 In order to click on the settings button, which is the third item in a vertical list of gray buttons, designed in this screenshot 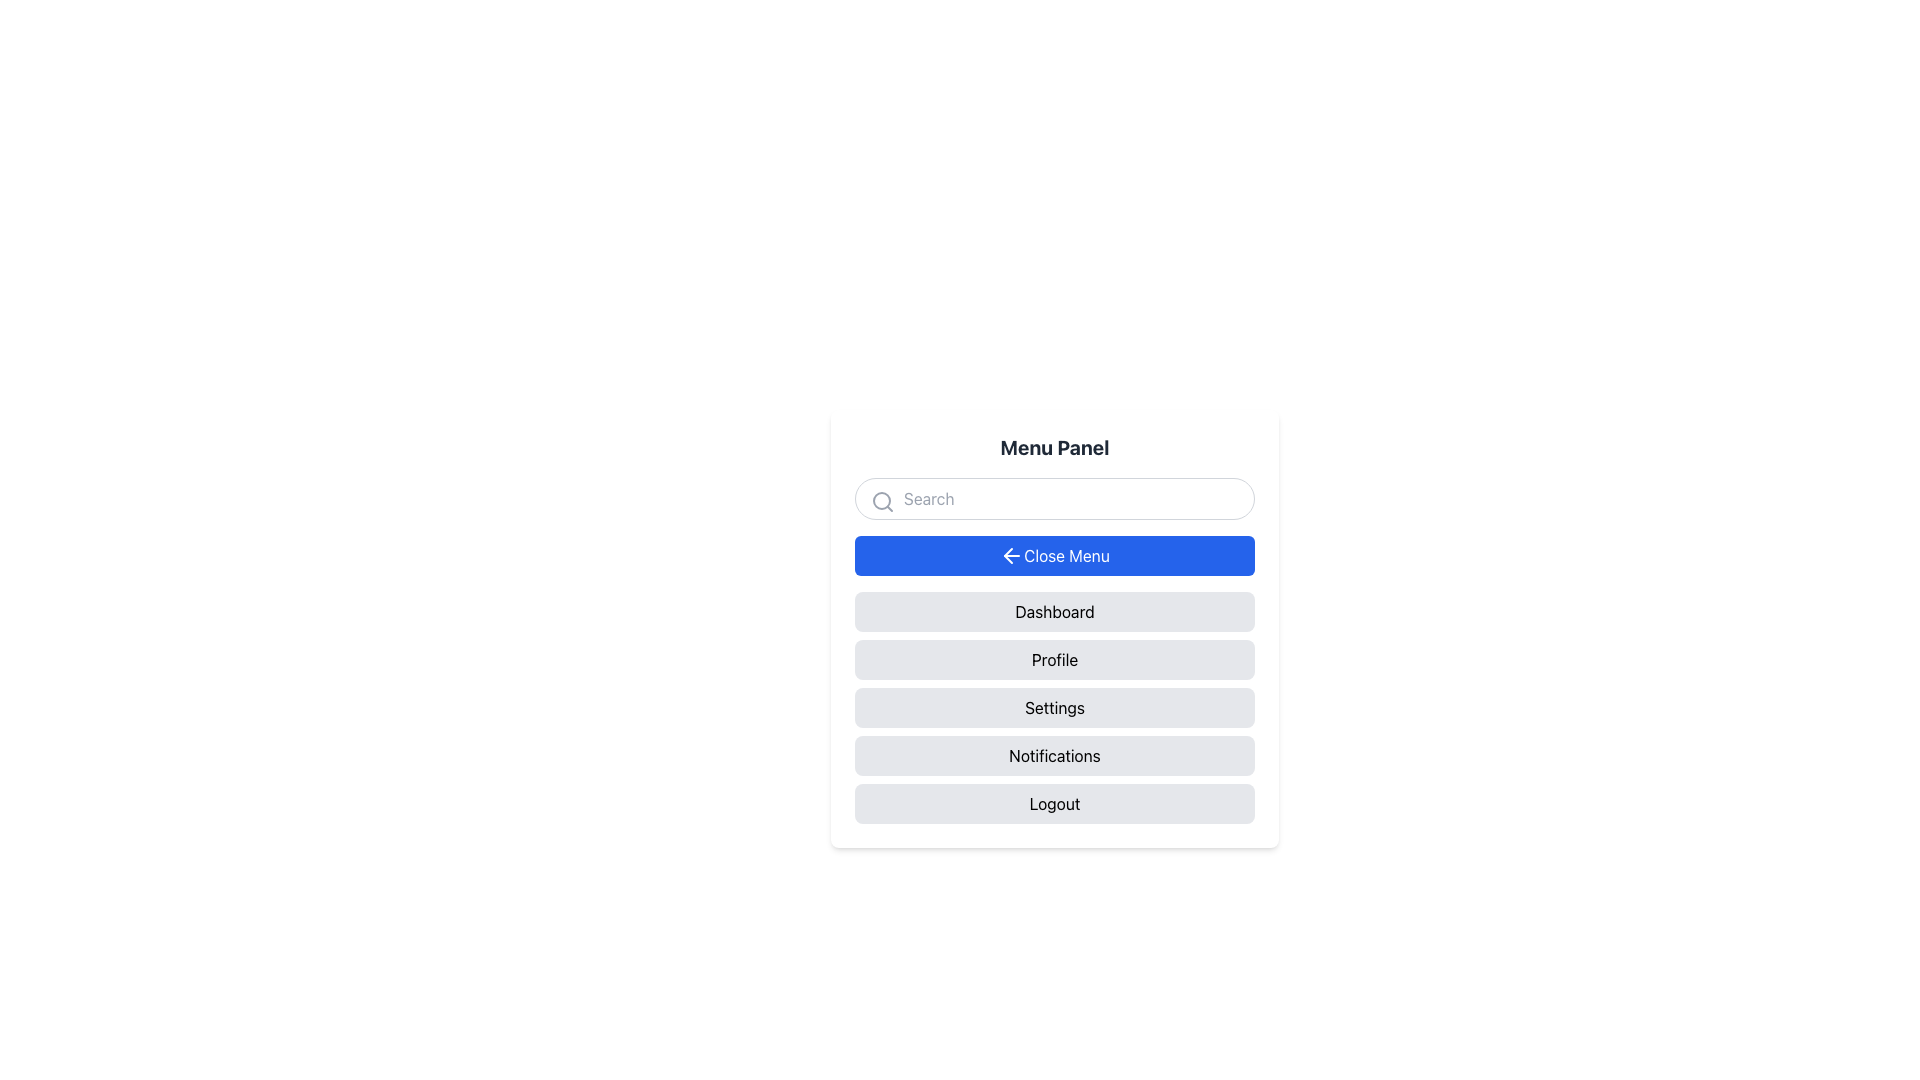, I will do `click(1054, 707)`.